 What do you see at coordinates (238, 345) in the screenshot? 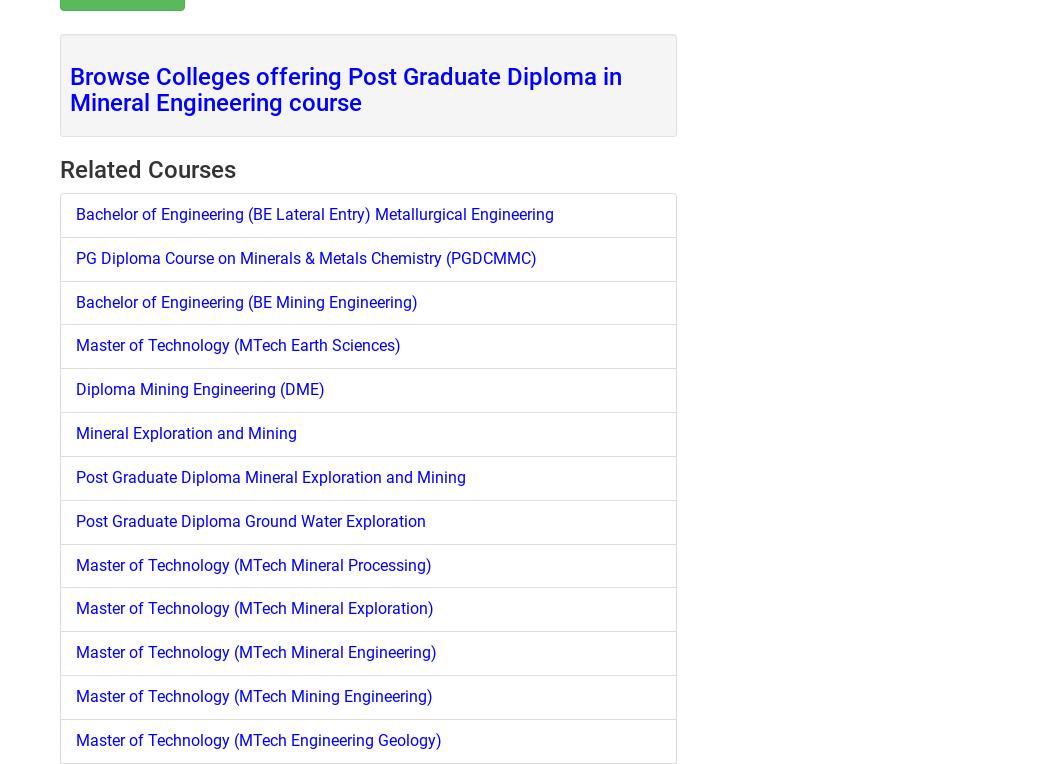
I see `'Master of Technology (MTech Earth Sciences)'` at bounding box center [238, 345].